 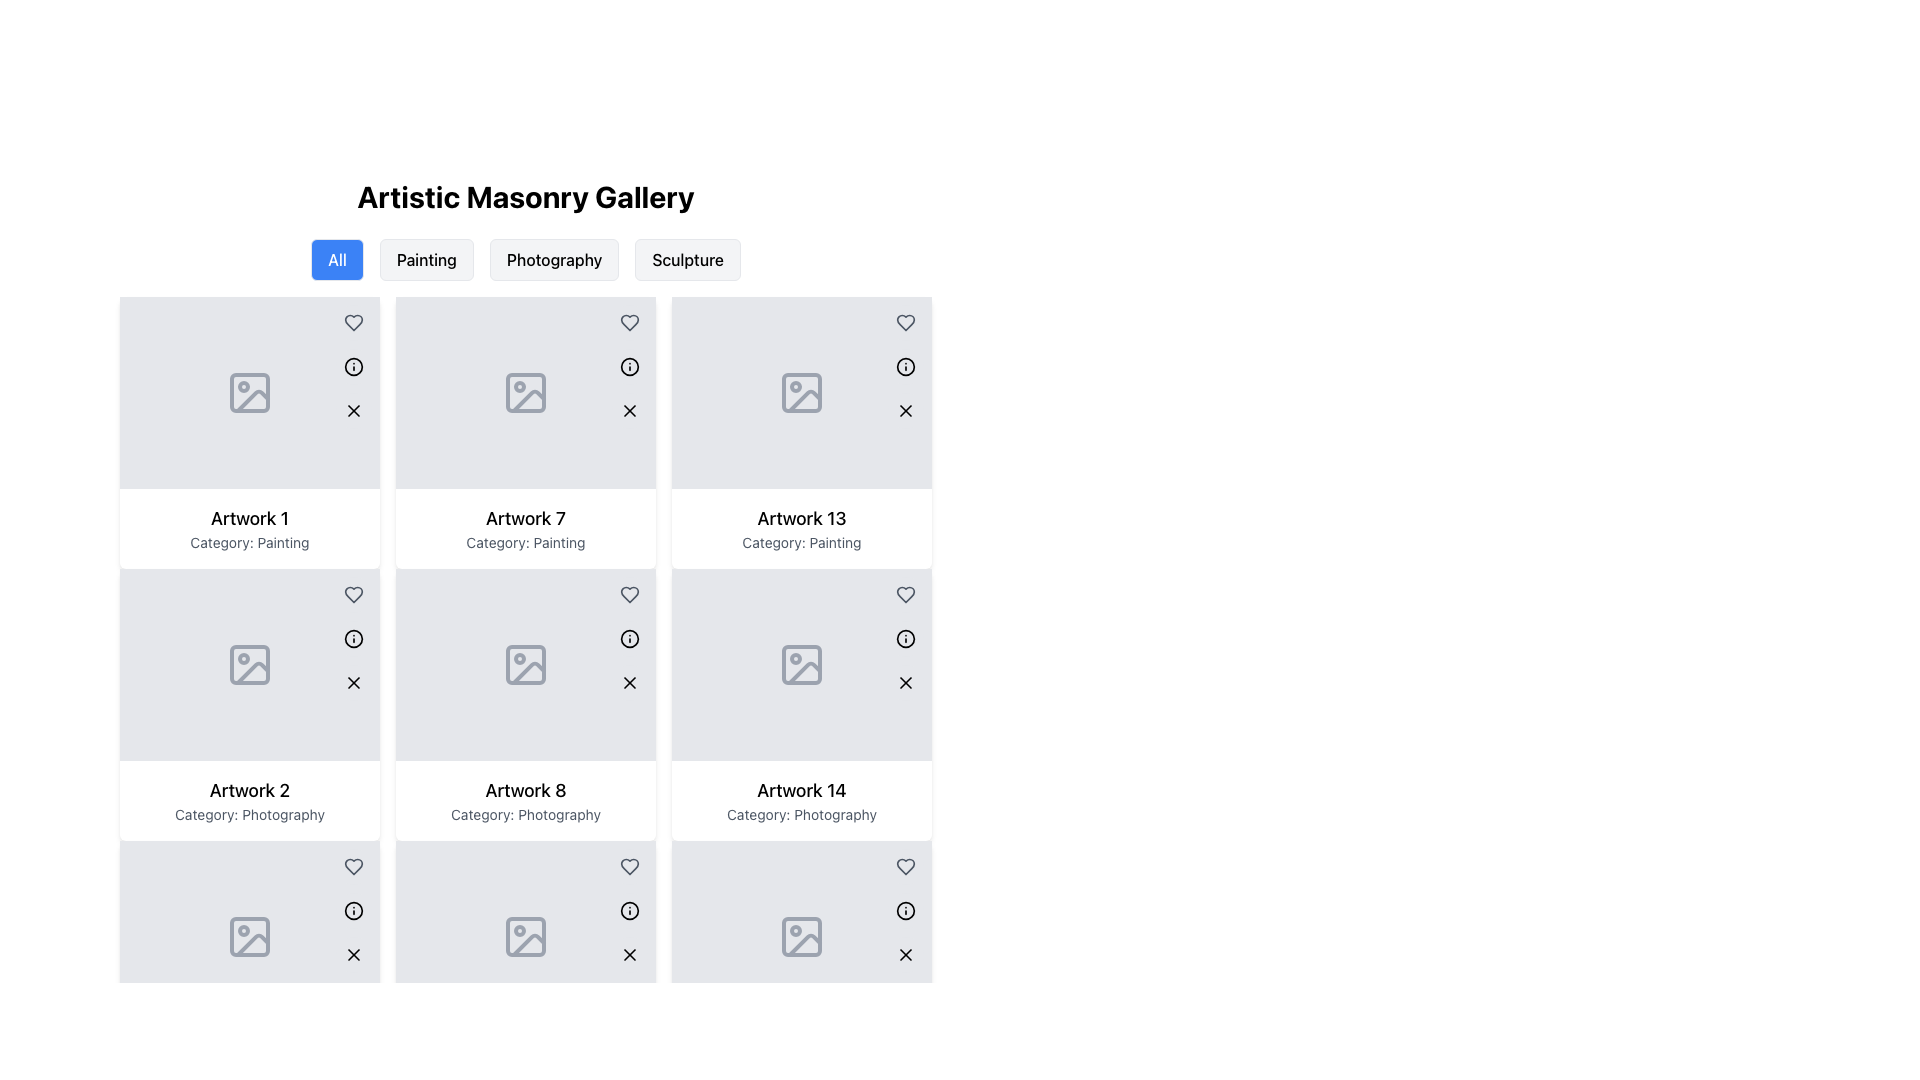 I want to click on the heart-shaped icon with an outline style, rendered in gray, located at the top-right corner of the tile labeled 'Artwork 13, Category: Painting', so click(x=905, y=322).